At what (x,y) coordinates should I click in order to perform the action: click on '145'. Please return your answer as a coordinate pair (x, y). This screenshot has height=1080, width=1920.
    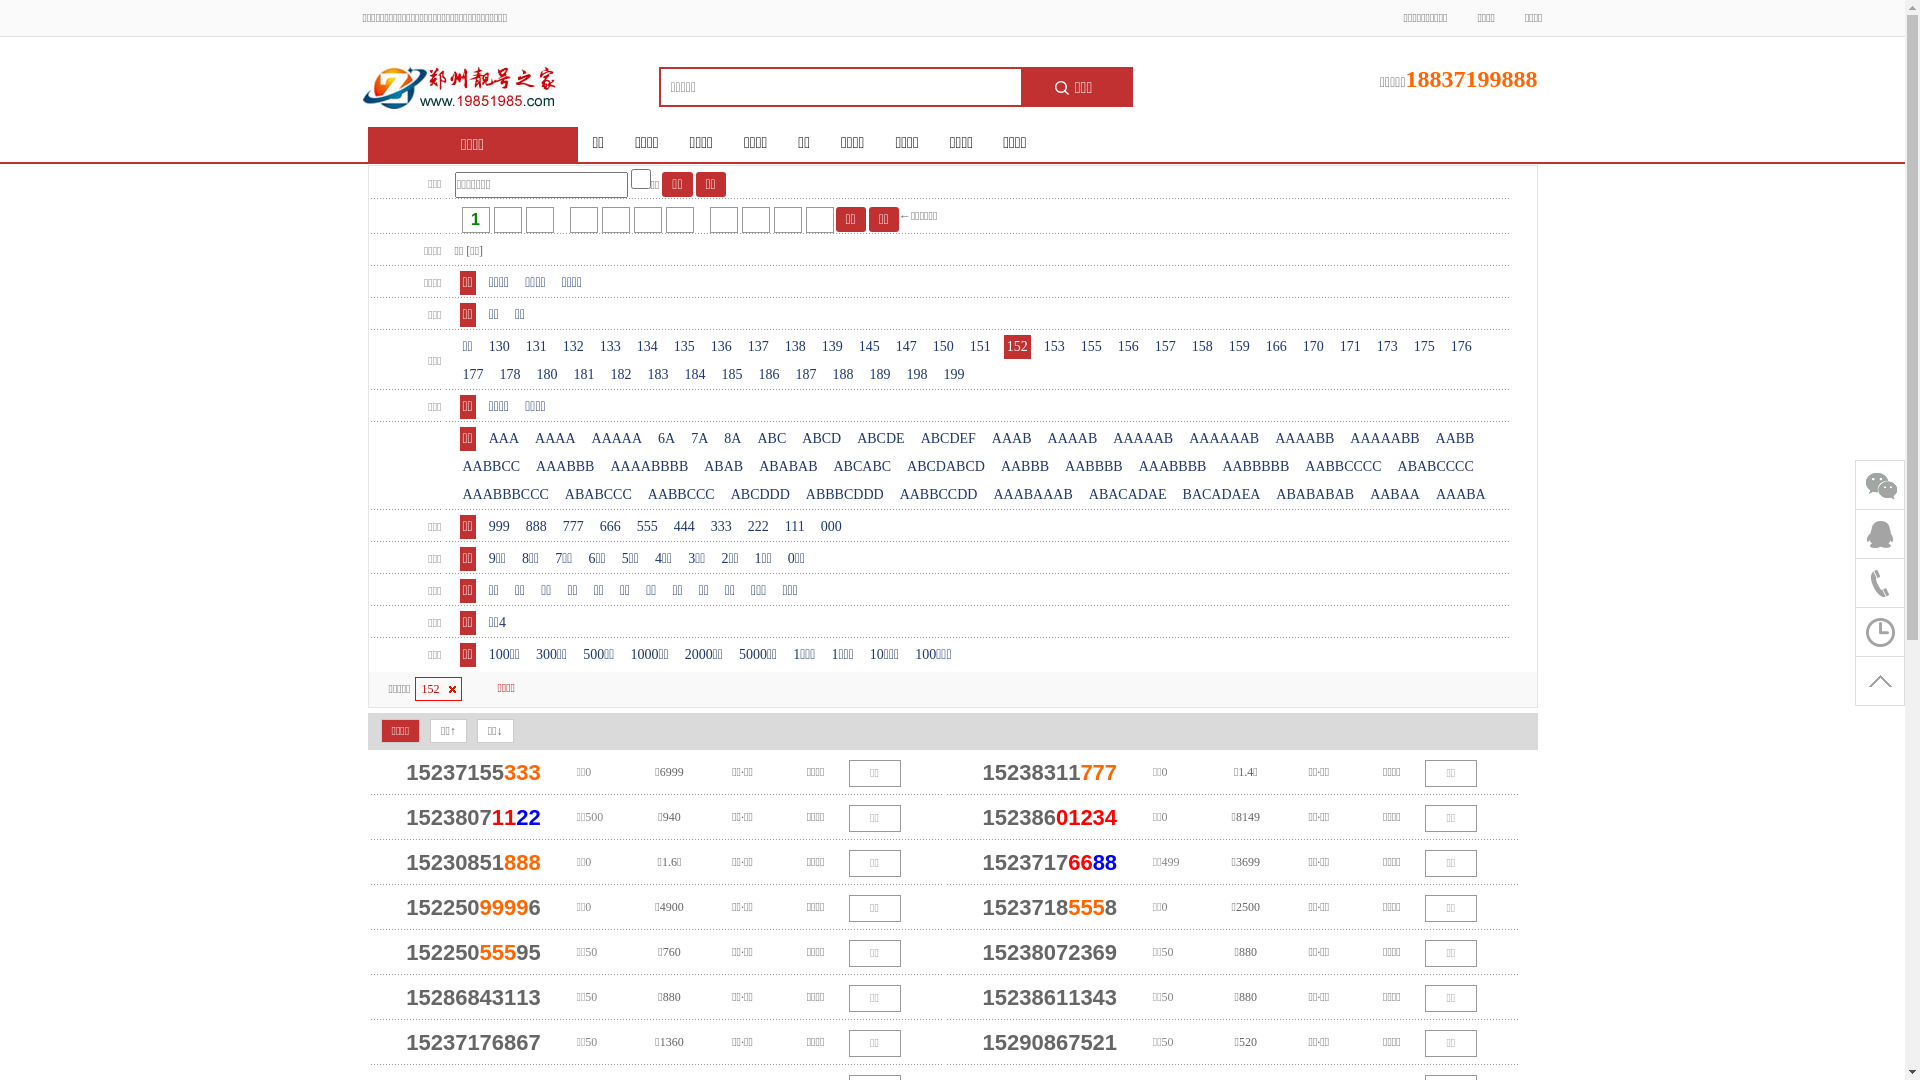
    Looking at the image, I should click on (869, 346).